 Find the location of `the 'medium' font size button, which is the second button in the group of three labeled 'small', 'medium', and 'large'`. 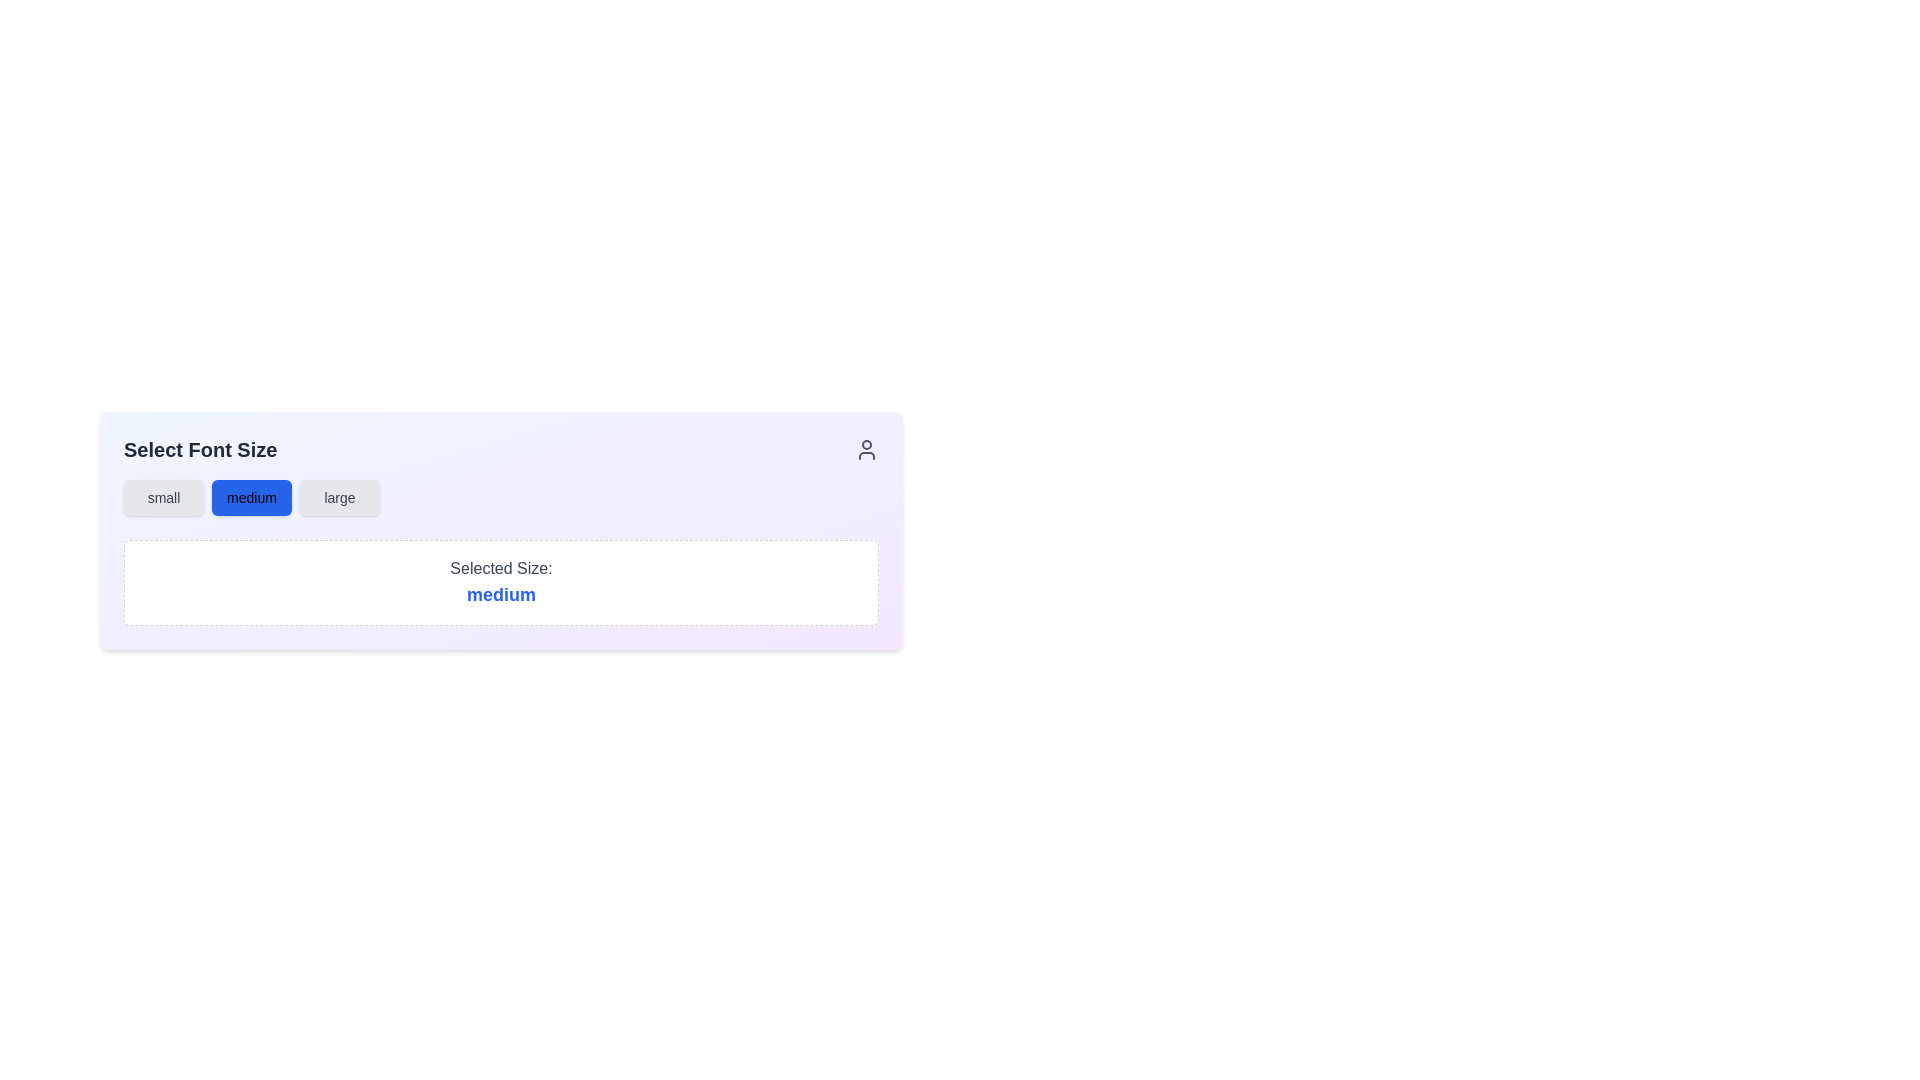

the 'medium' font size button, which is the second button in the group of three labeled 'small', 'medium', and 'large' is located at coordinates (251, 496).